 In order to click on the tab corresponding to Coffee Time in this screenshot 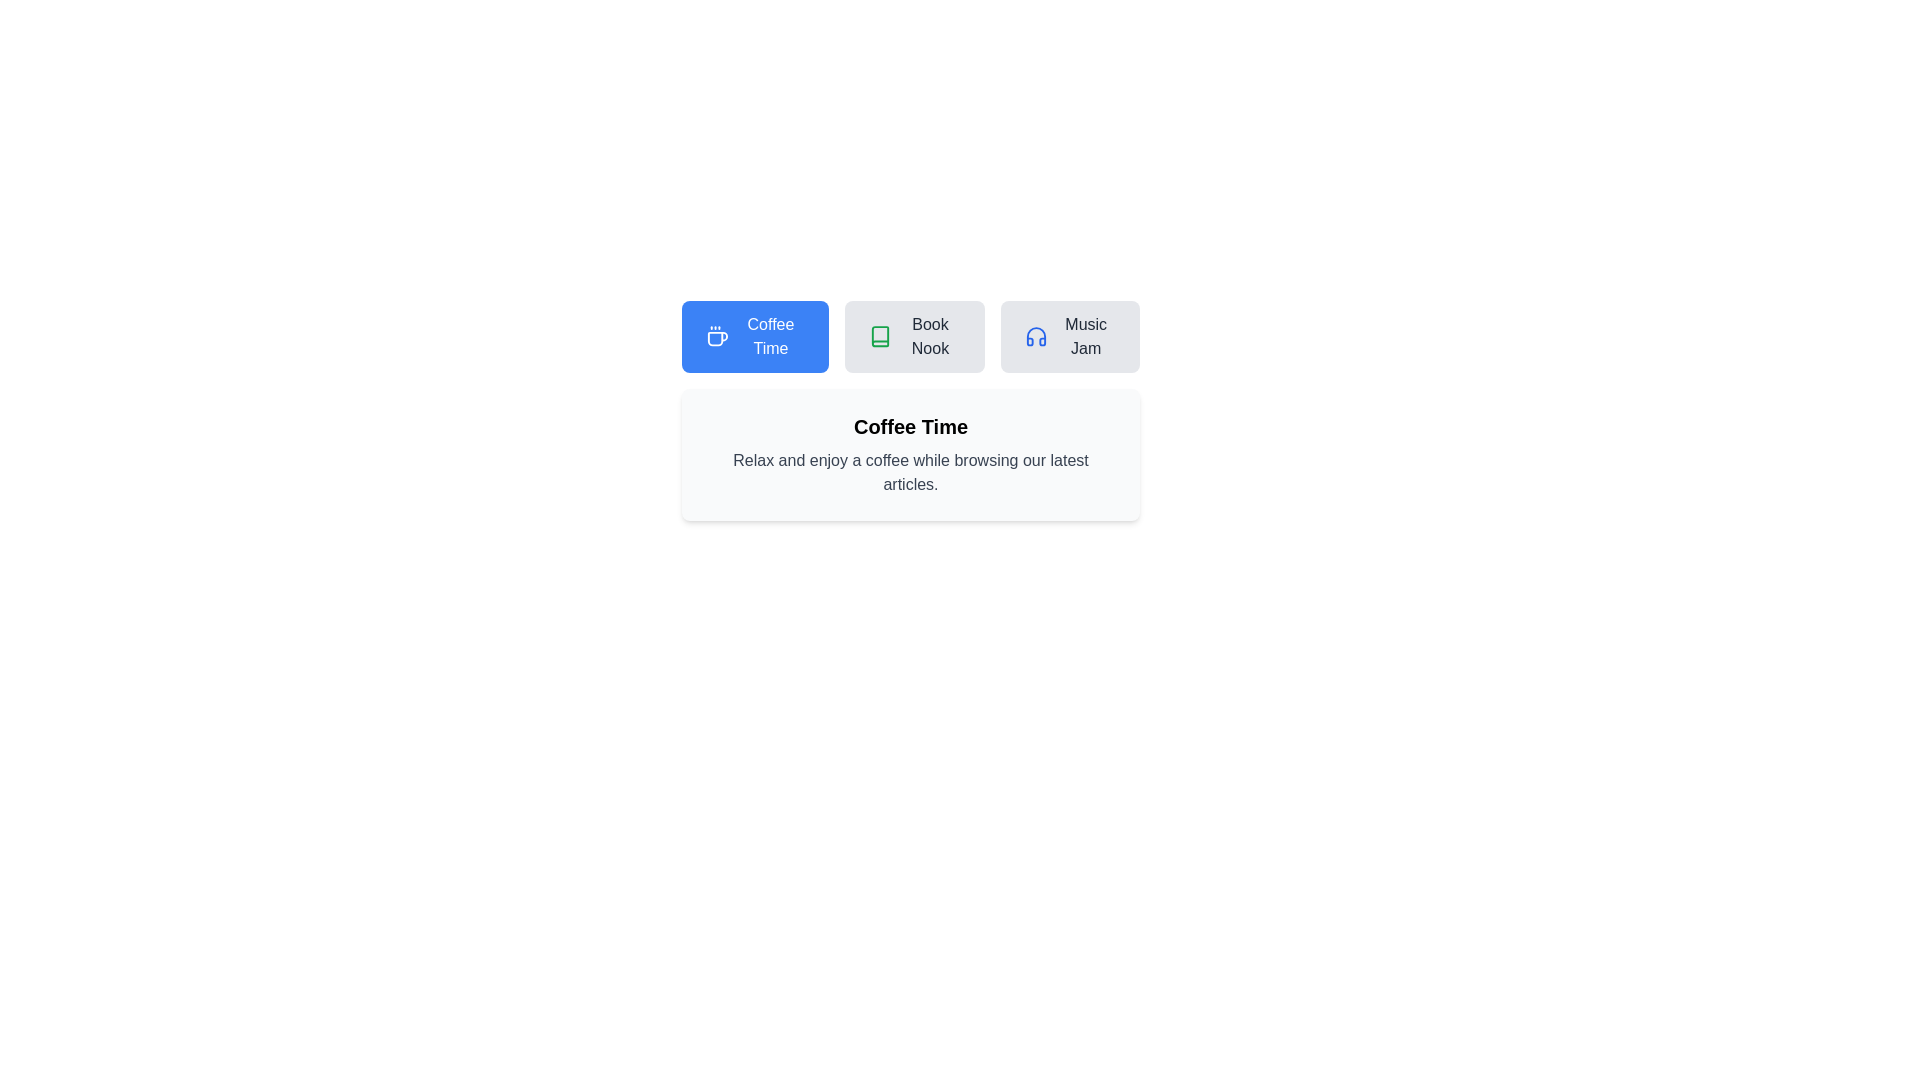, I will do `click(753, 335)`.